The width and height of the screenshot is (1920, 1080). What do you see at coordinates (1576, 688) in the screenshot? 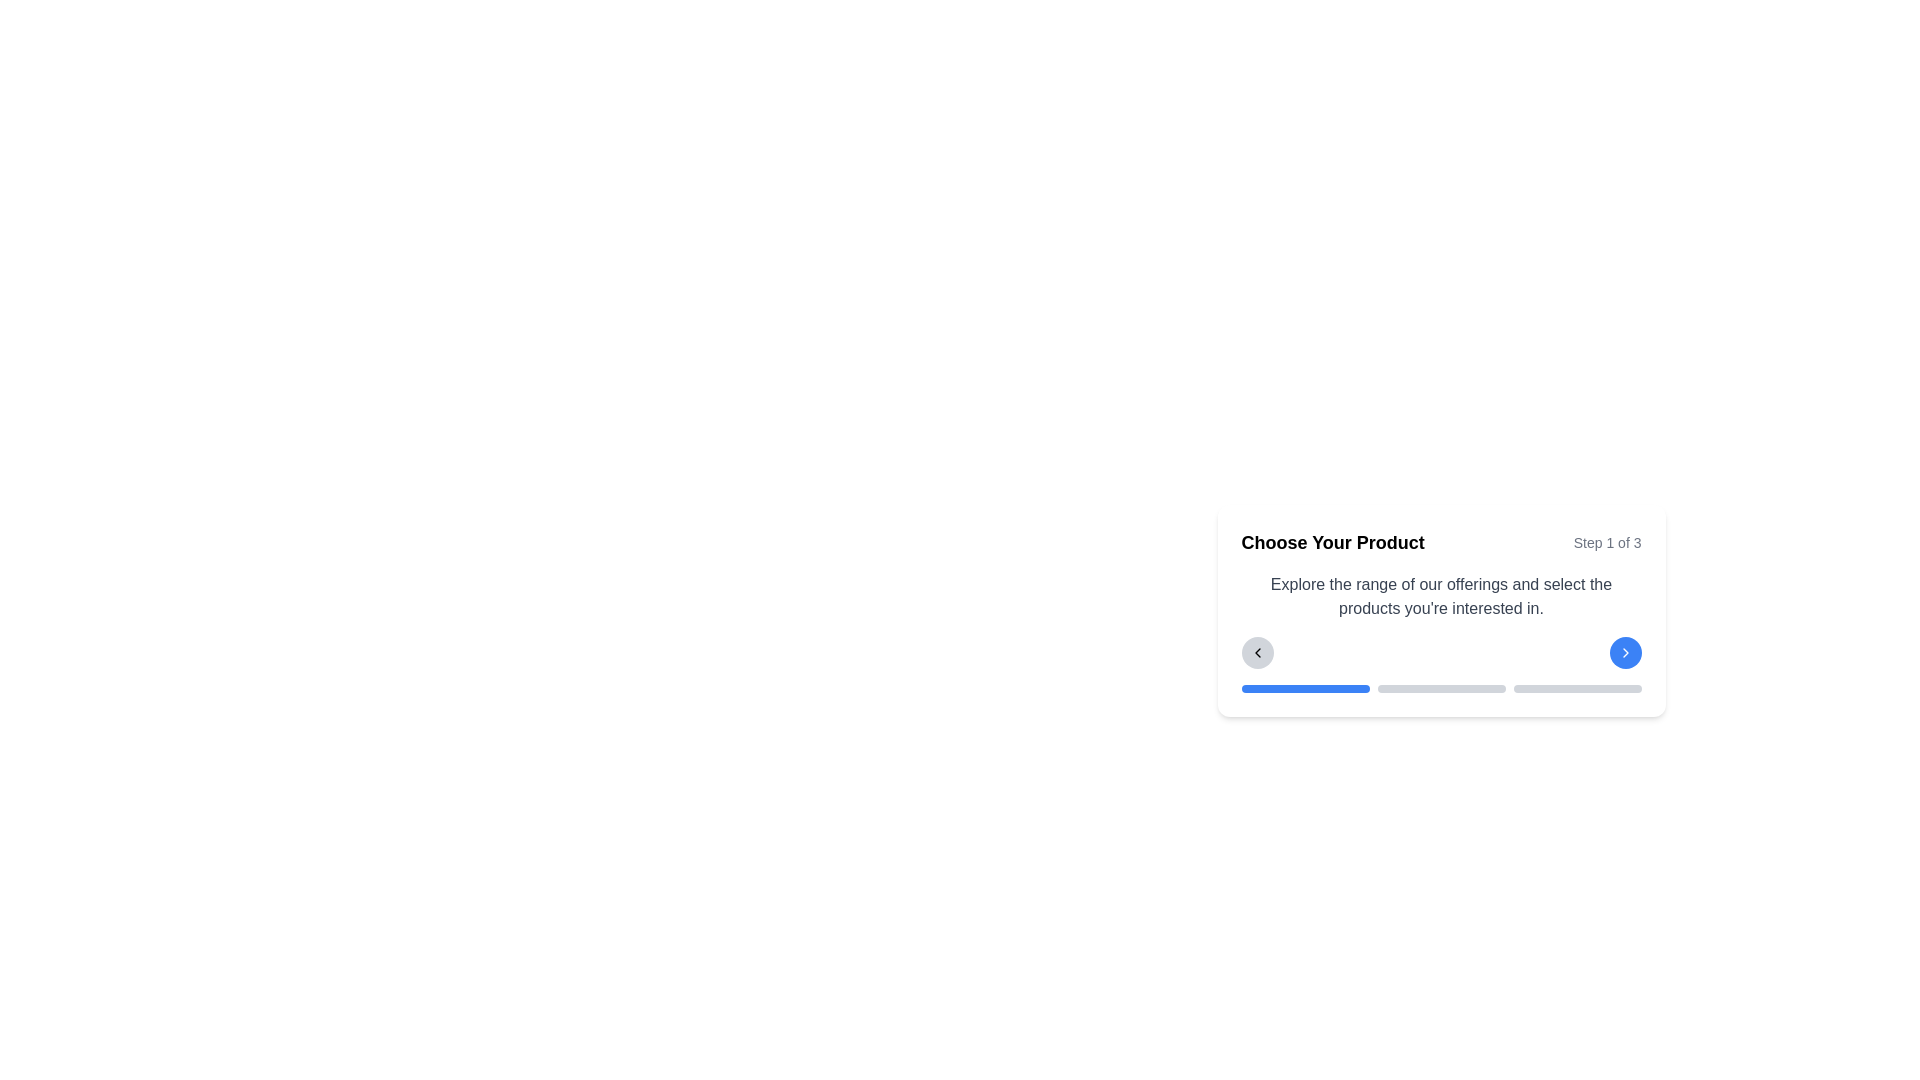
I see `the third progress indicator segment, which is a light gray rectangular bar with rounded ends located below the text 'Choose Your Product'` at bounding box center [1576, 688].